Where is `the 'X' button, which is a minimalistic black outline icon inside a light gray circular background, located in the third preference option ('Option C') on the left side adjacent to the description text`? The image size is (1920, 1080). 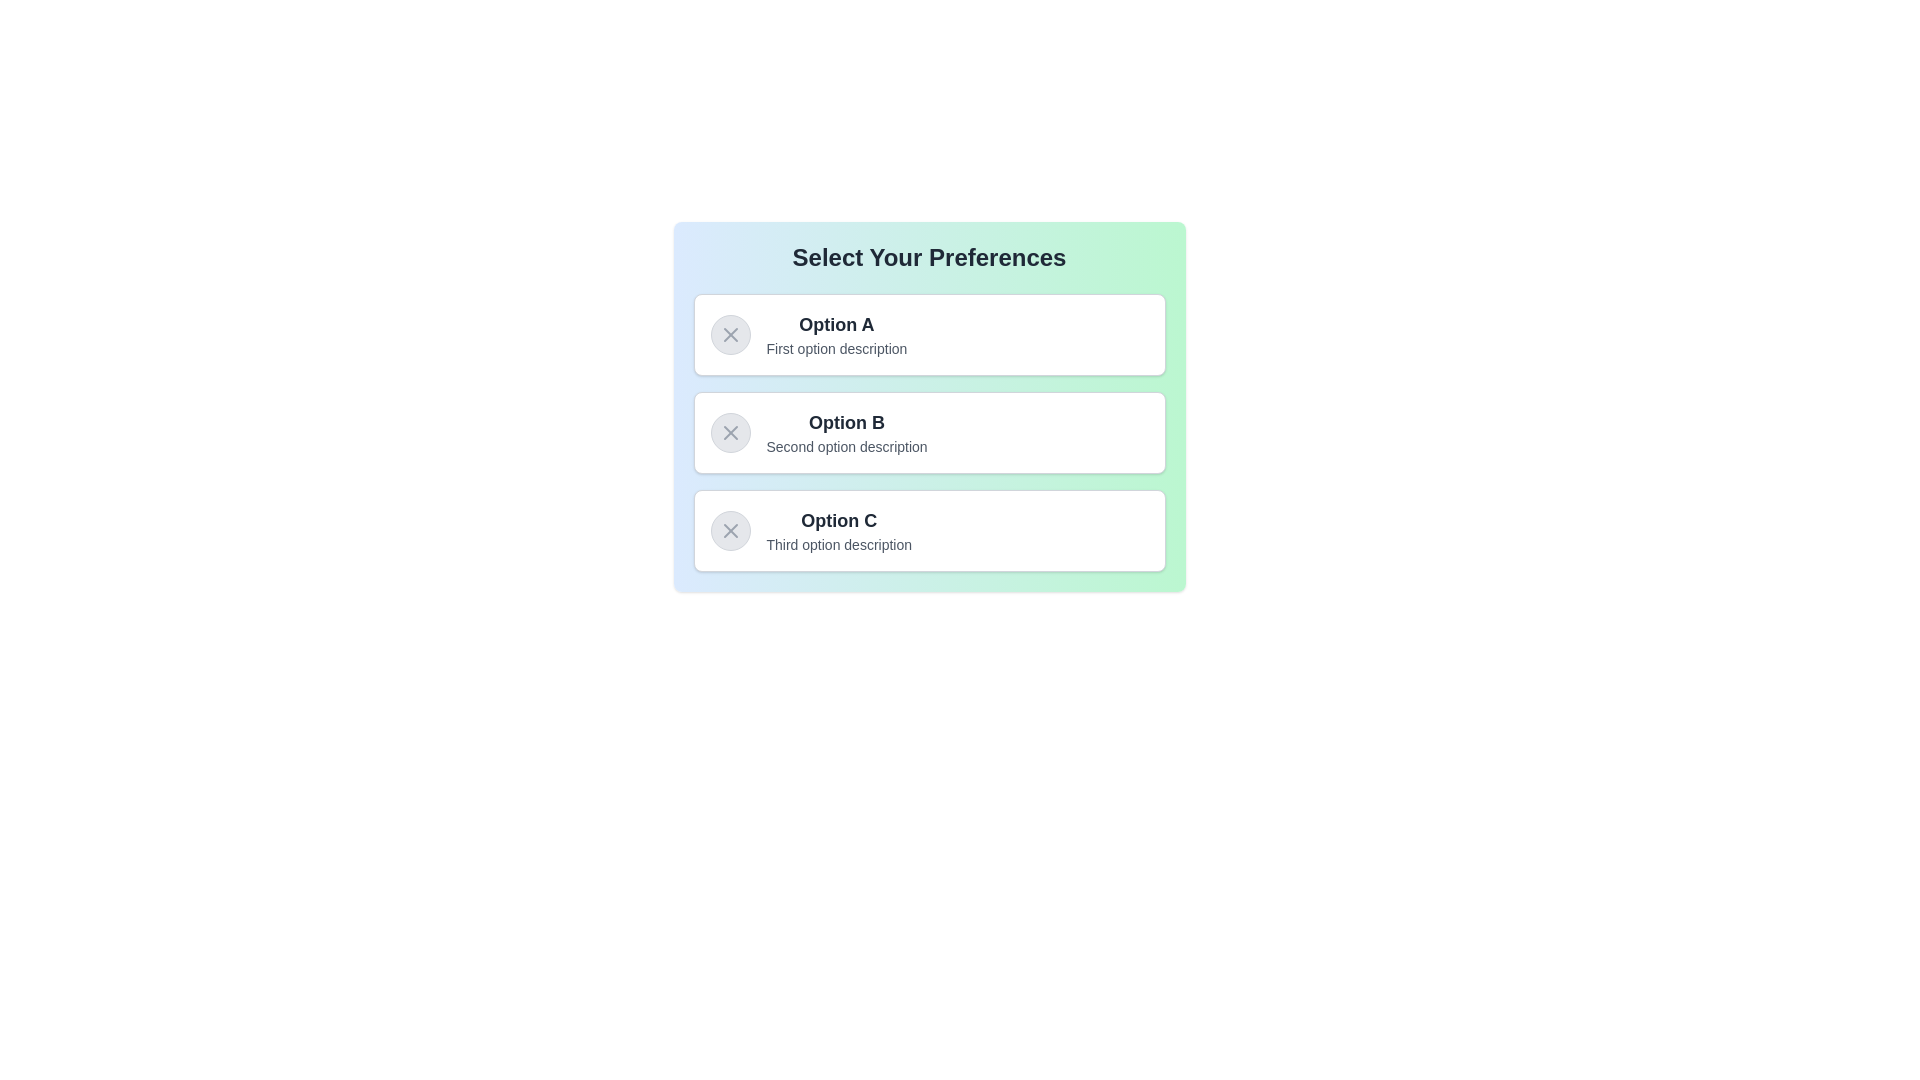 the 'X' button, which is a minimalistic black outline icon inside a light gray circular background, located in the third preference option ('Option C') on the left side adjacent to the description text is located at coordinates (729, 530).